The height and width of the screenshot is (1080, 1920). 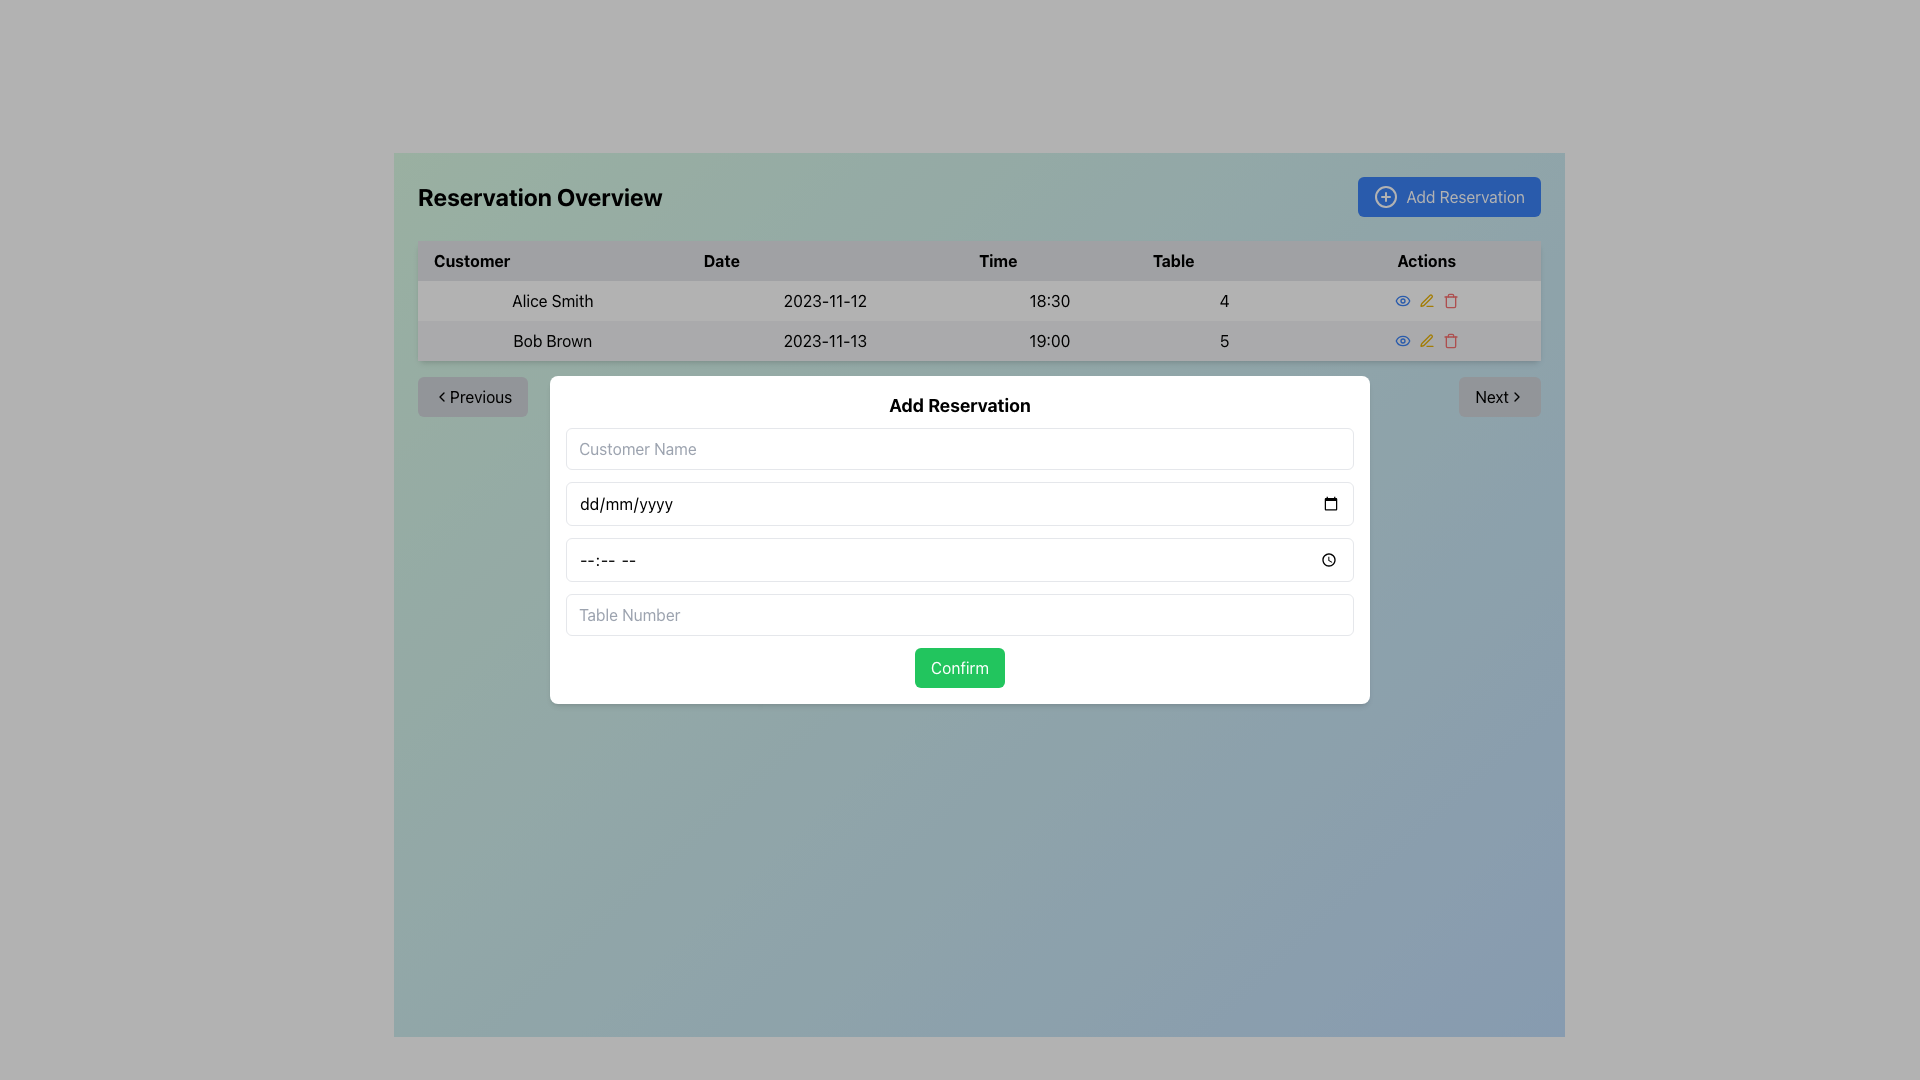 What do you see at coordinates (979, 319) in the screenshot?
I see `information displayed in the first row of the reservation table, which includes the customer's name 'Alice Smith', the date '2023-11-12', the time '18:30', and the table number '4'` at bounding box center [979, 319].